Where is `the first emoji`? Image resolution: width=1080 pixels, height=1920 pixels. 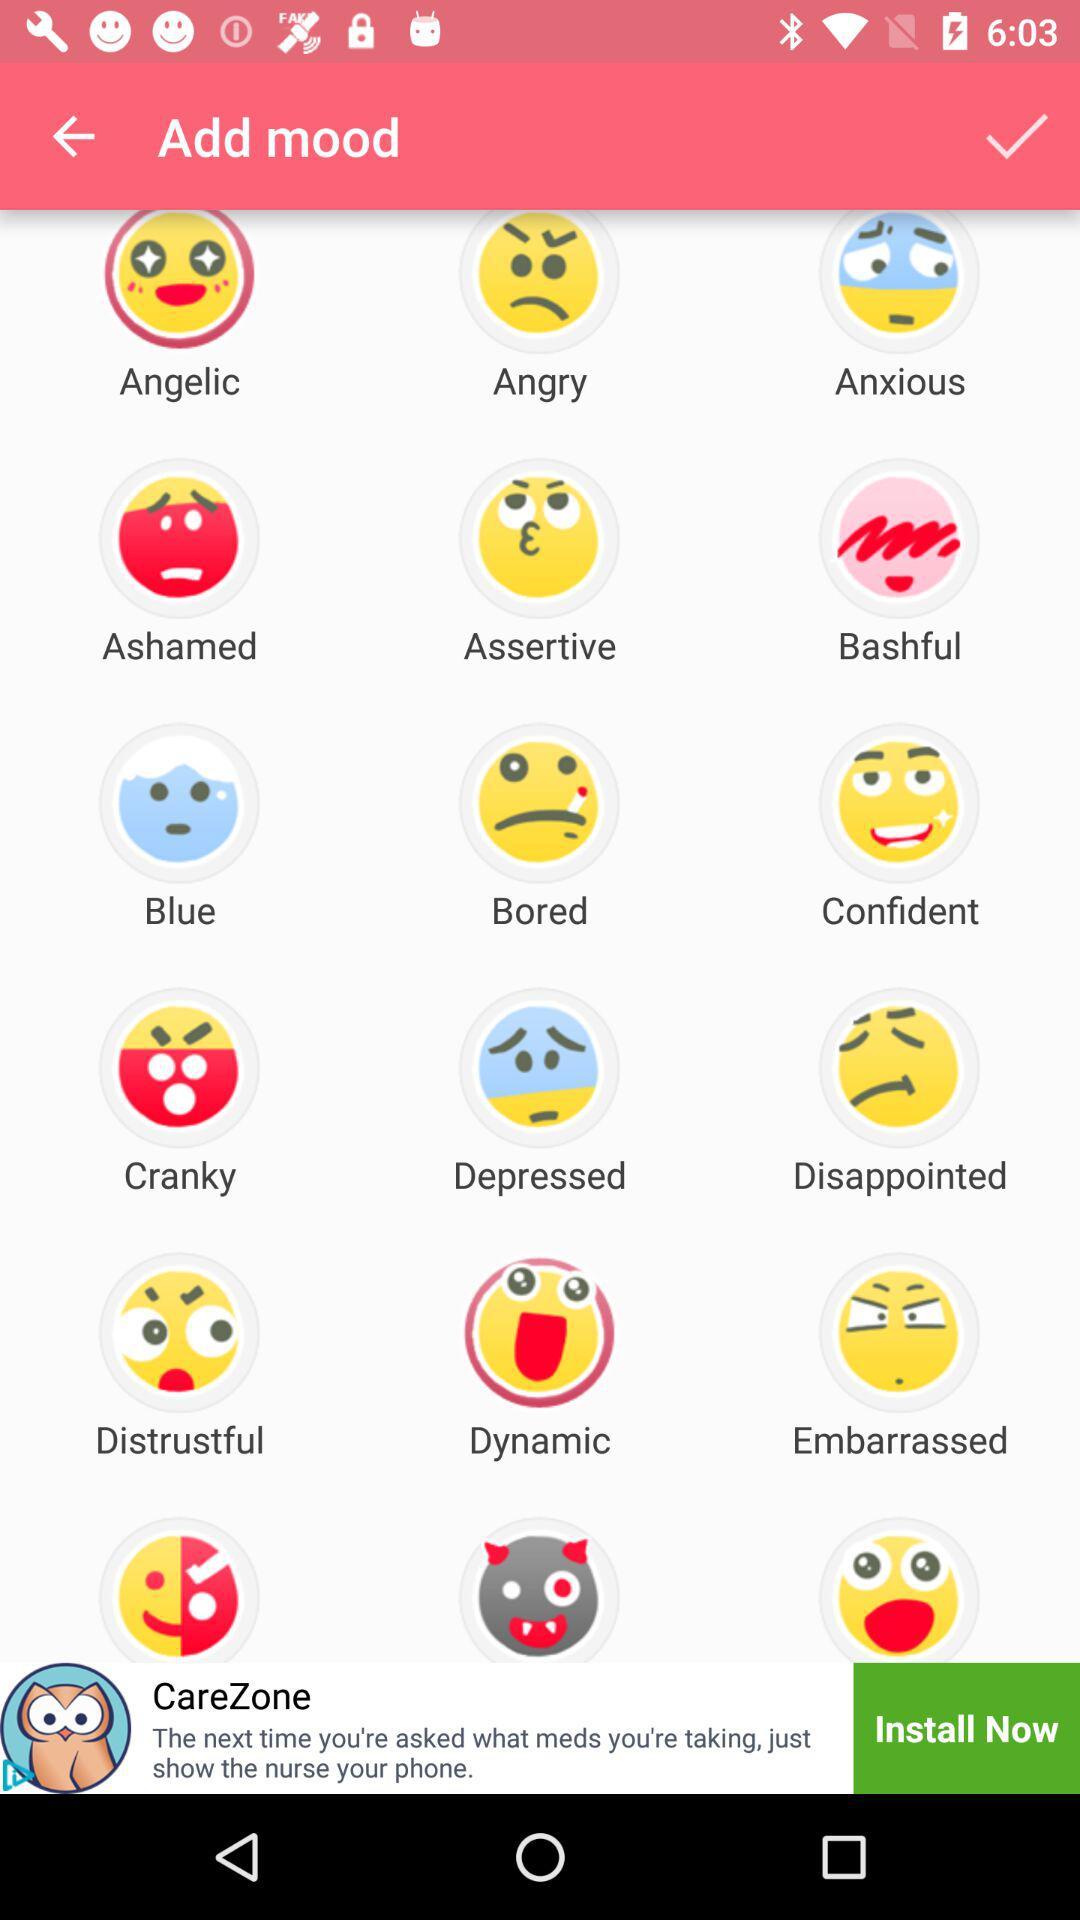 the first emoji is located at coordinates (178, 282).